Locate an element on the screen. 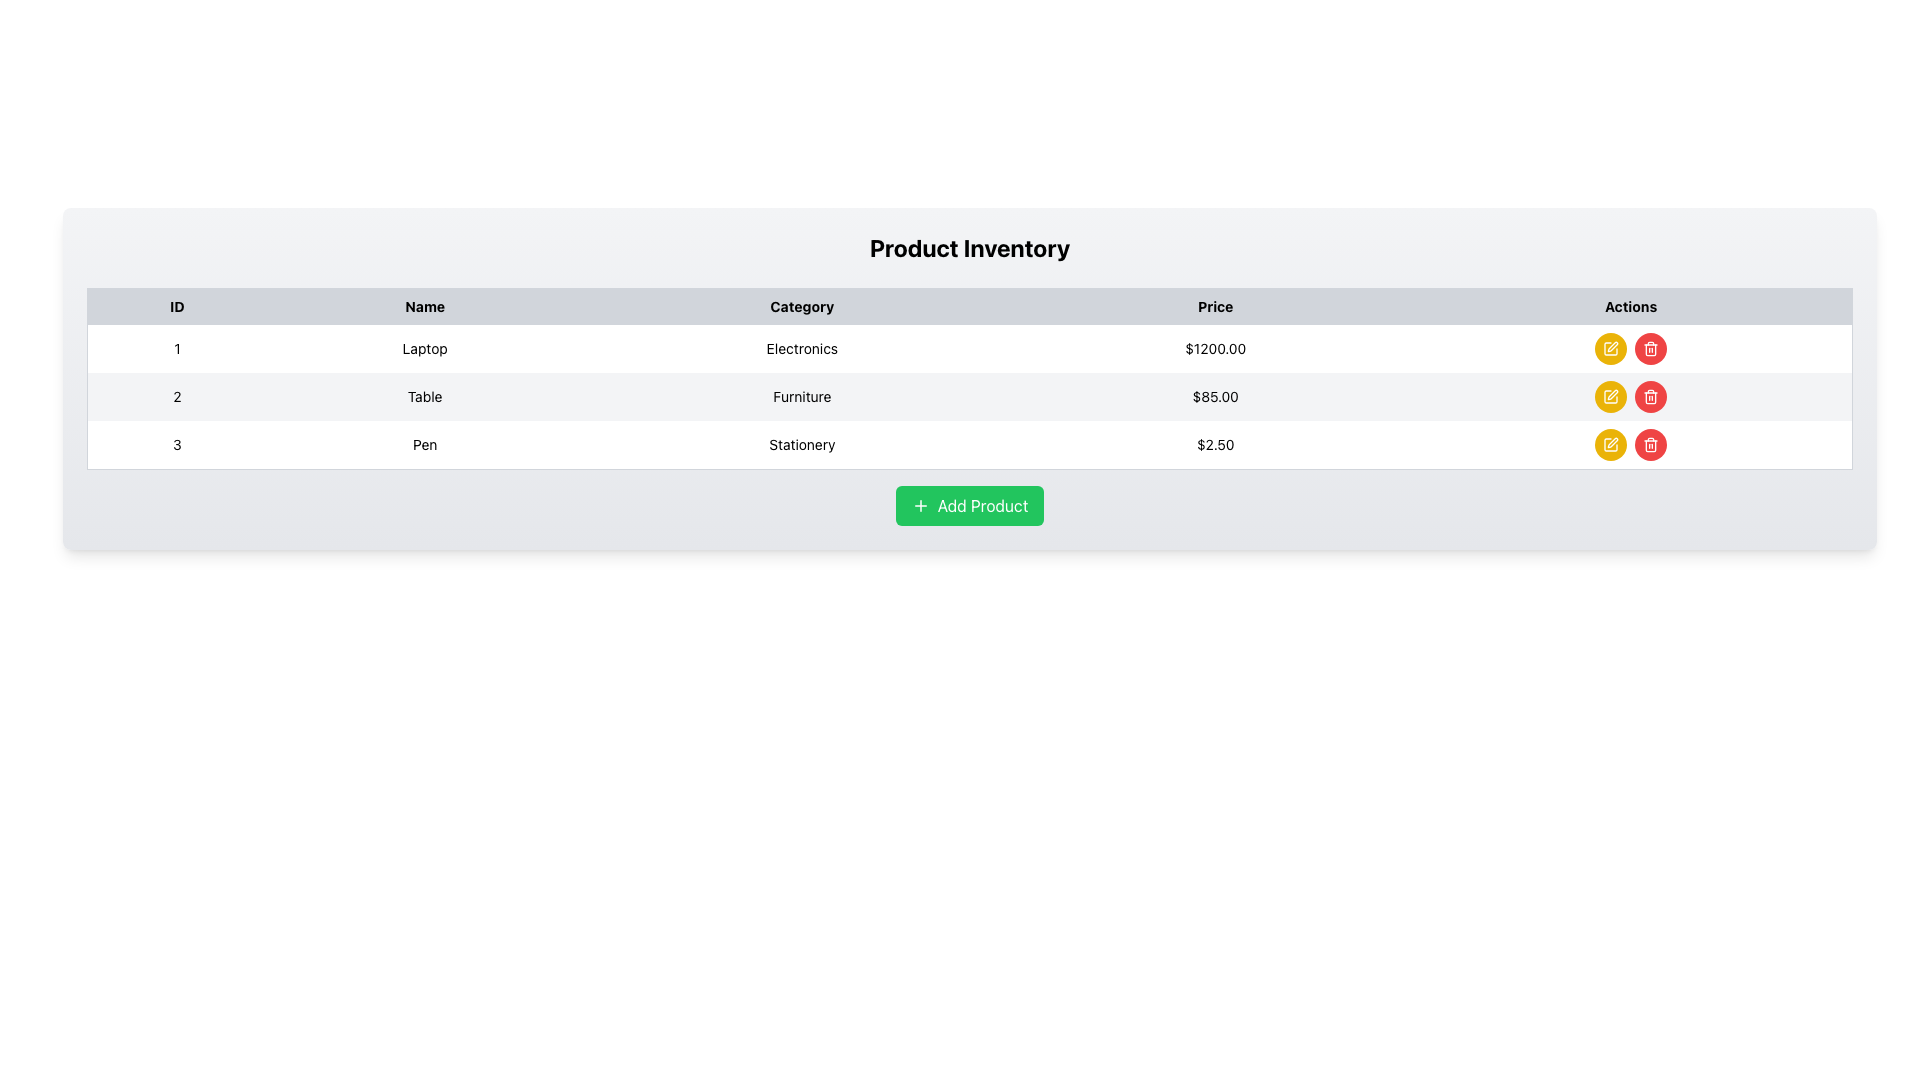 This screenshot has height=1080, width=1920. the text label displaying 'Category', which is the third column header in the table, located between the 'Name' and 'Price' headers is located at coordinates (802, 306).